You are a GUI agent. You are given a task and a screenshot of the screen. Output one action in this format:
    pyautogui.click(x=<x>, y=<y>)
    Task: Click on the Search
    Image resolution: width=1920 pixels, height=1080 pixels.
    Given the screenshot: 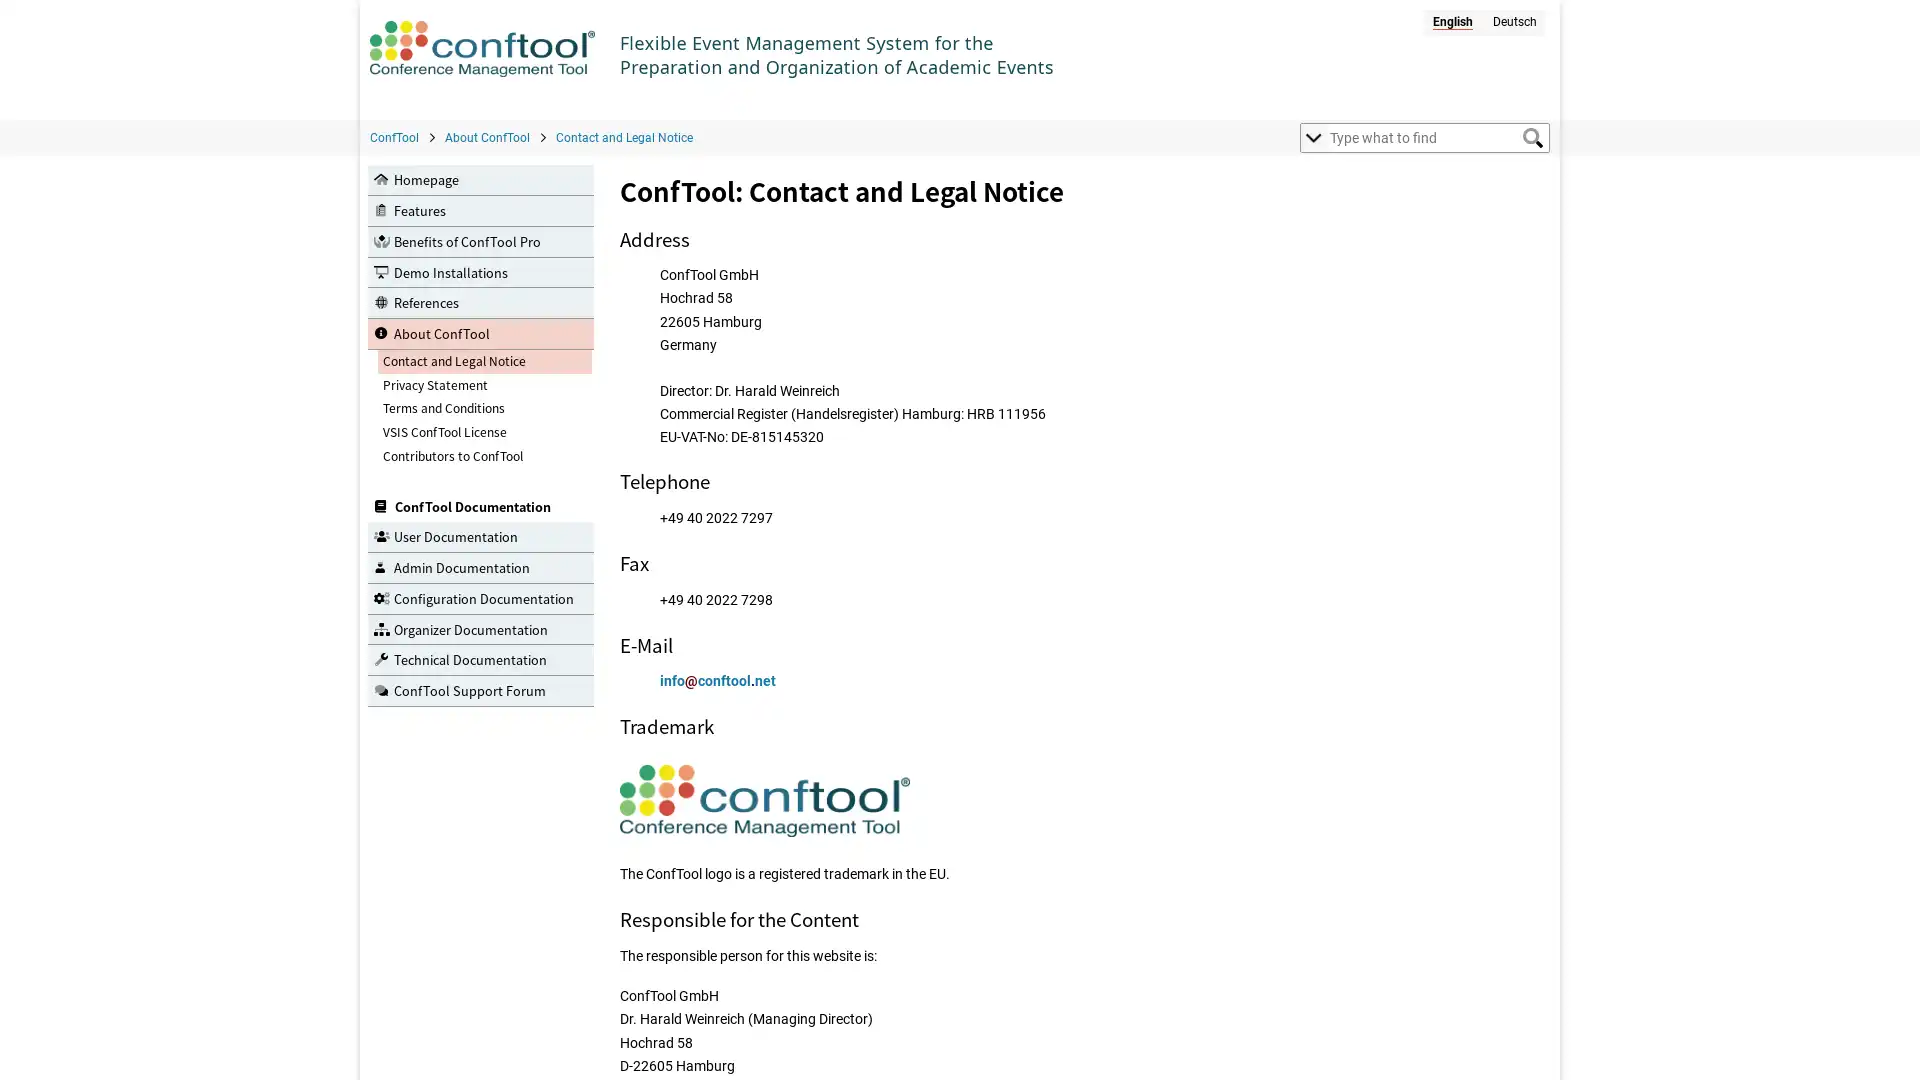 What is the action you would take?
    pyautogui.click(x=1531, y=137)
    